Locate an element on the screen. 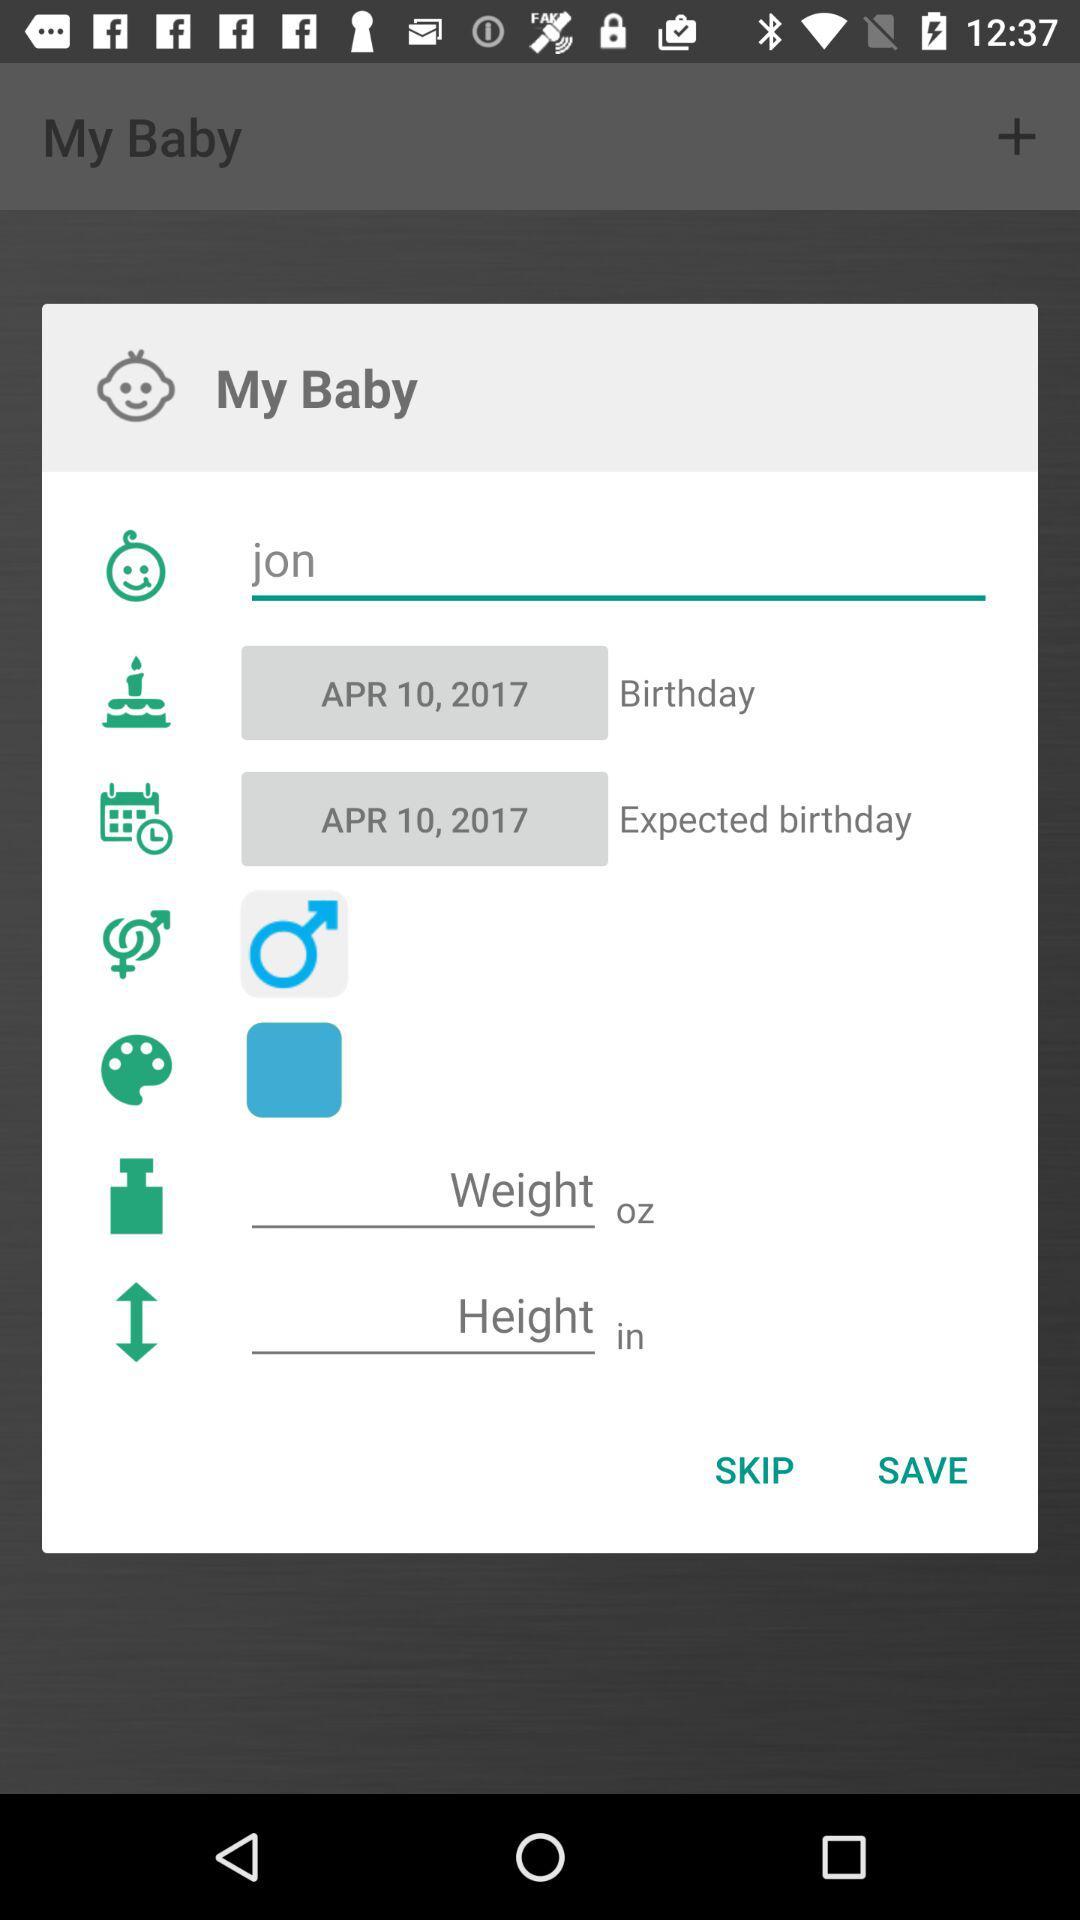  the jon item is located at coordinates (617, 560).